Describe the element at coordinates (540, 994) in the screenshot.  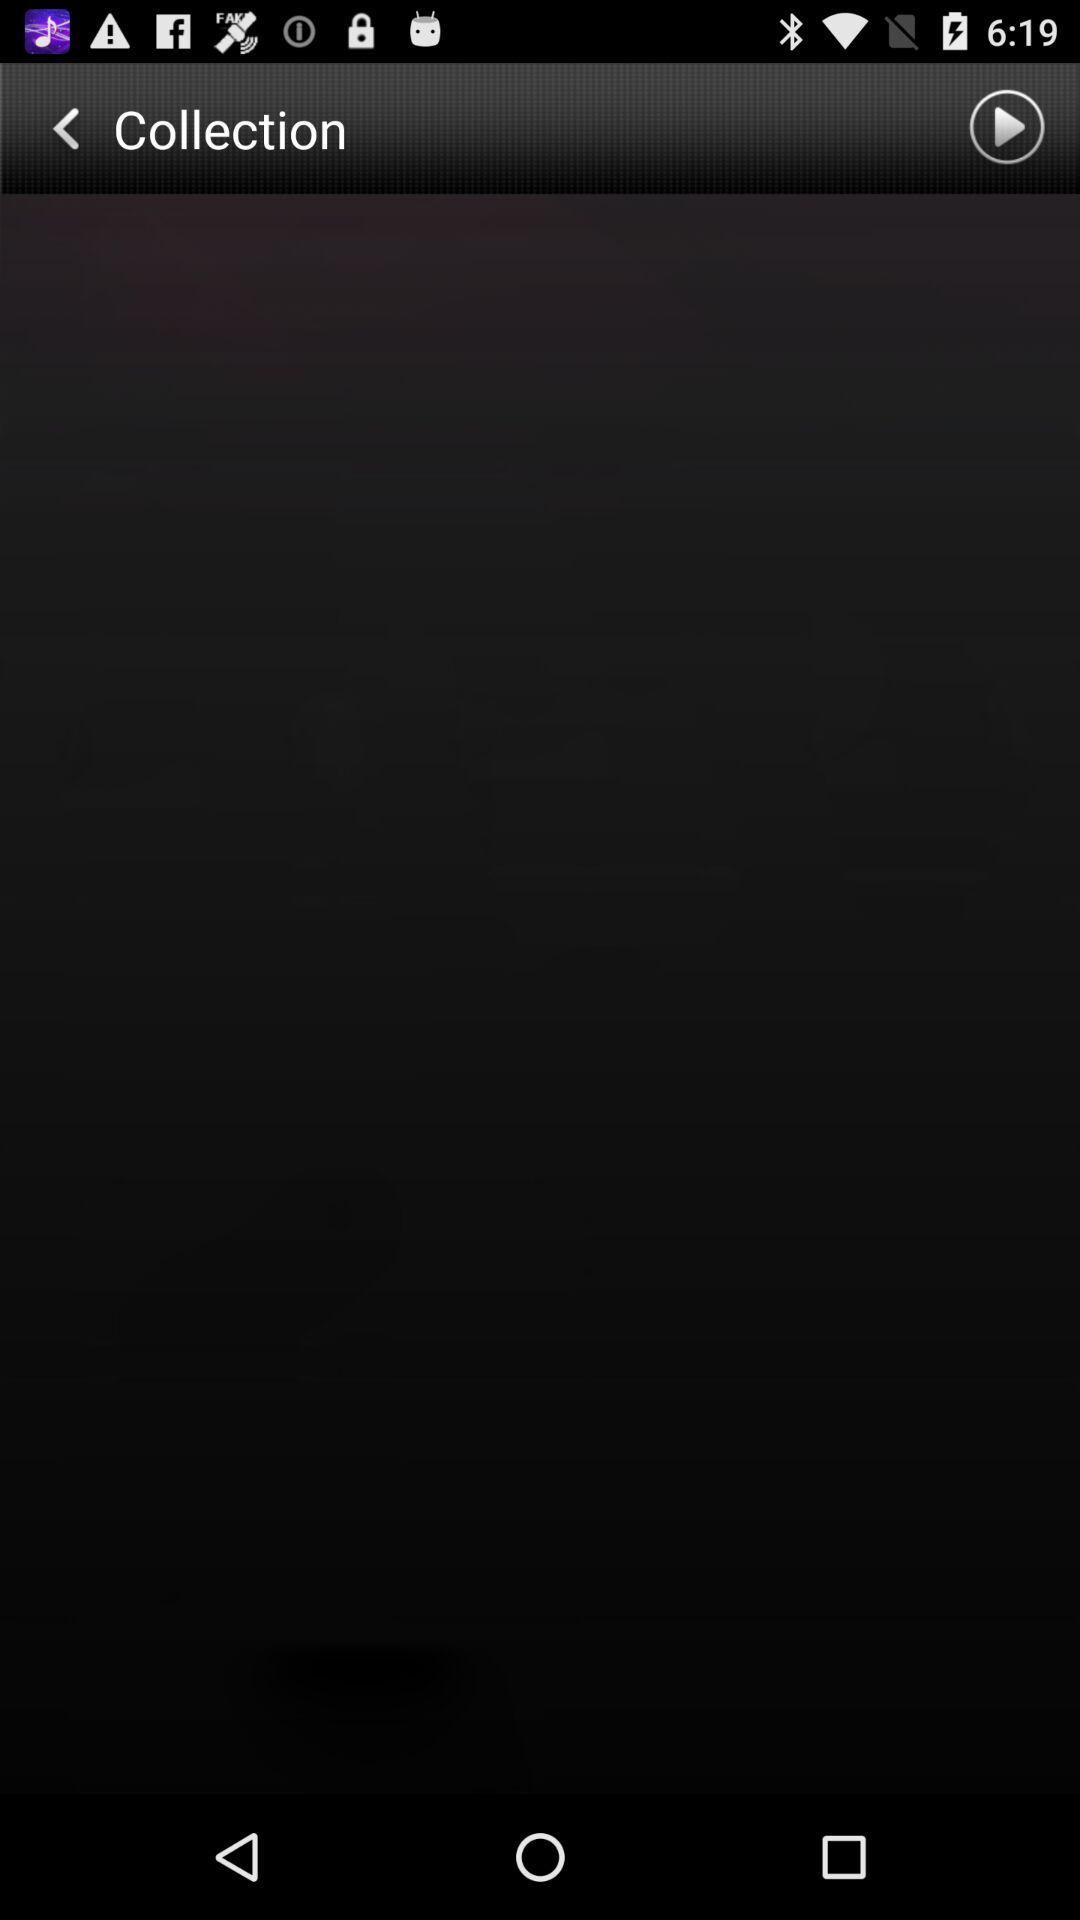
I see `item at the center` at that location.